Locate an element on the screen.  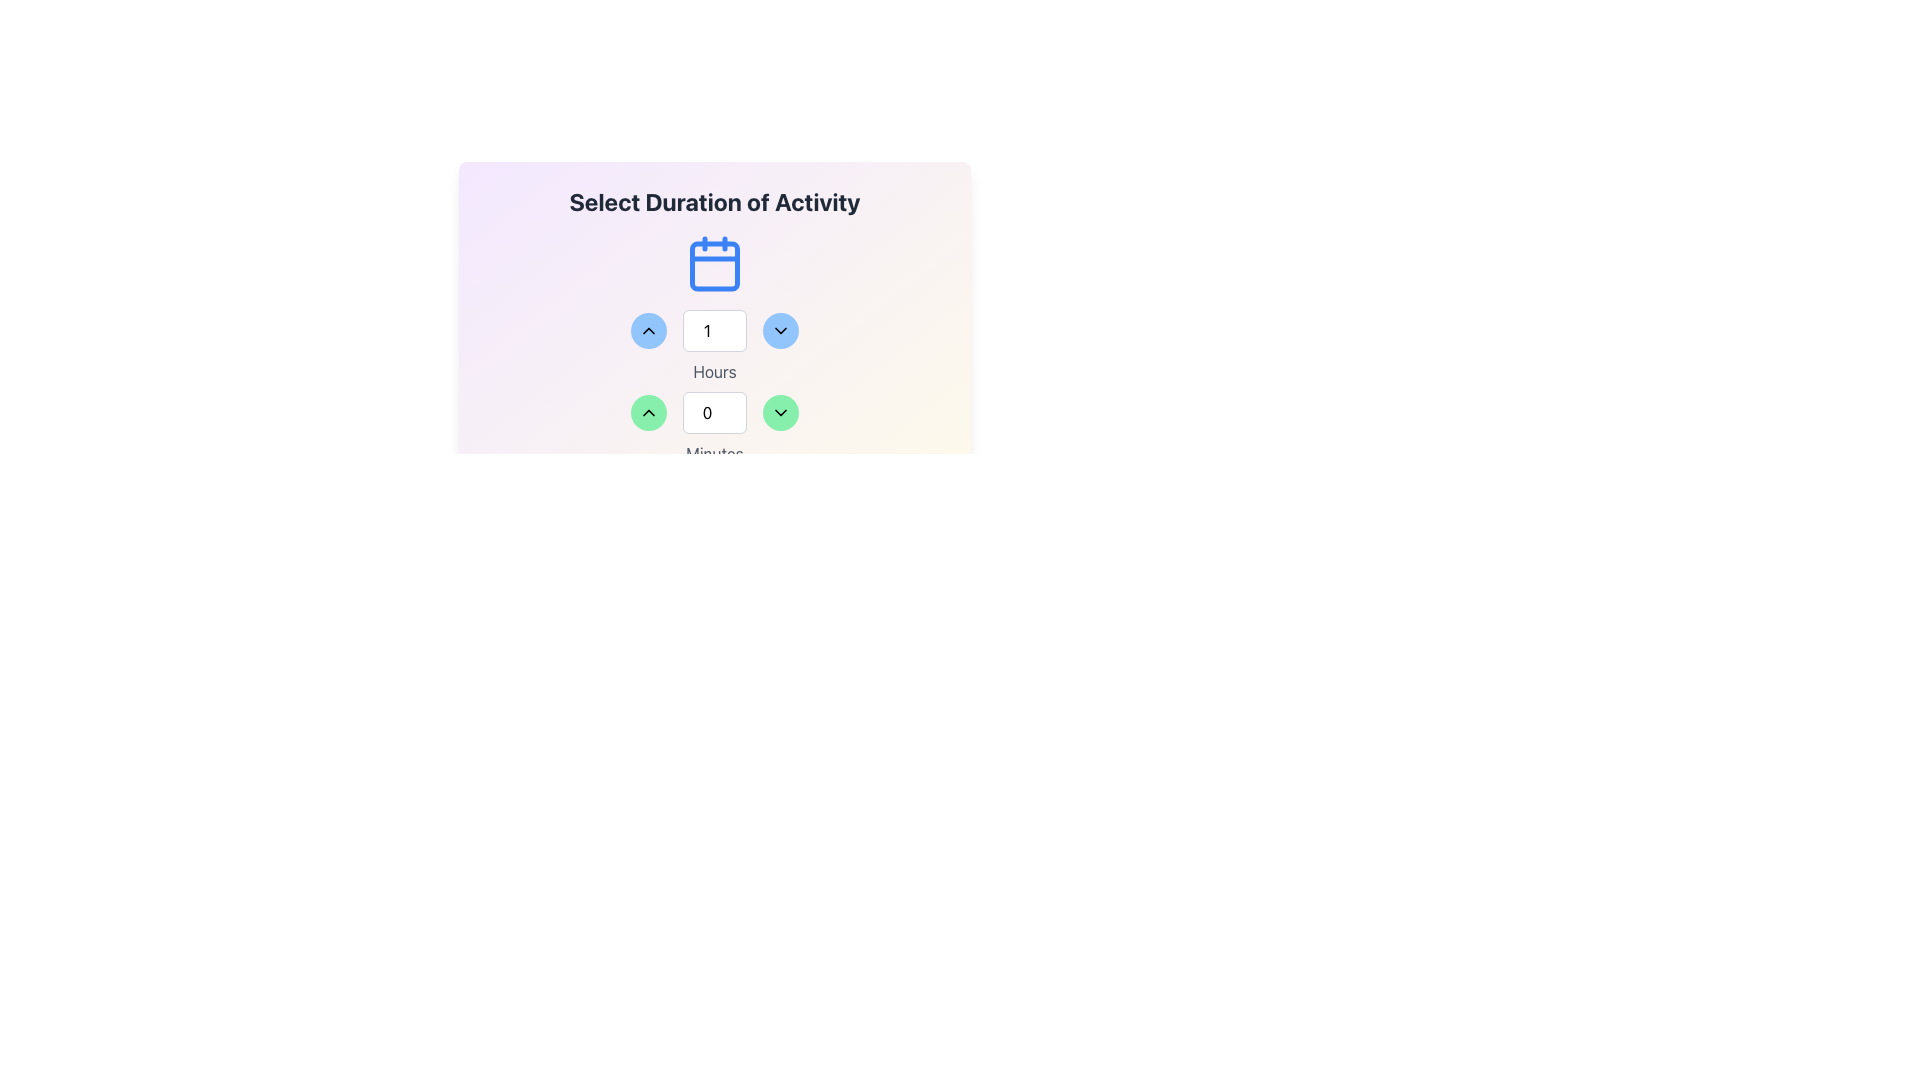
the decorative blue calendar icon located at the top center of the layout, directly beneath the title 'Select Duration of Activity' is located at coordinates (715, 262).